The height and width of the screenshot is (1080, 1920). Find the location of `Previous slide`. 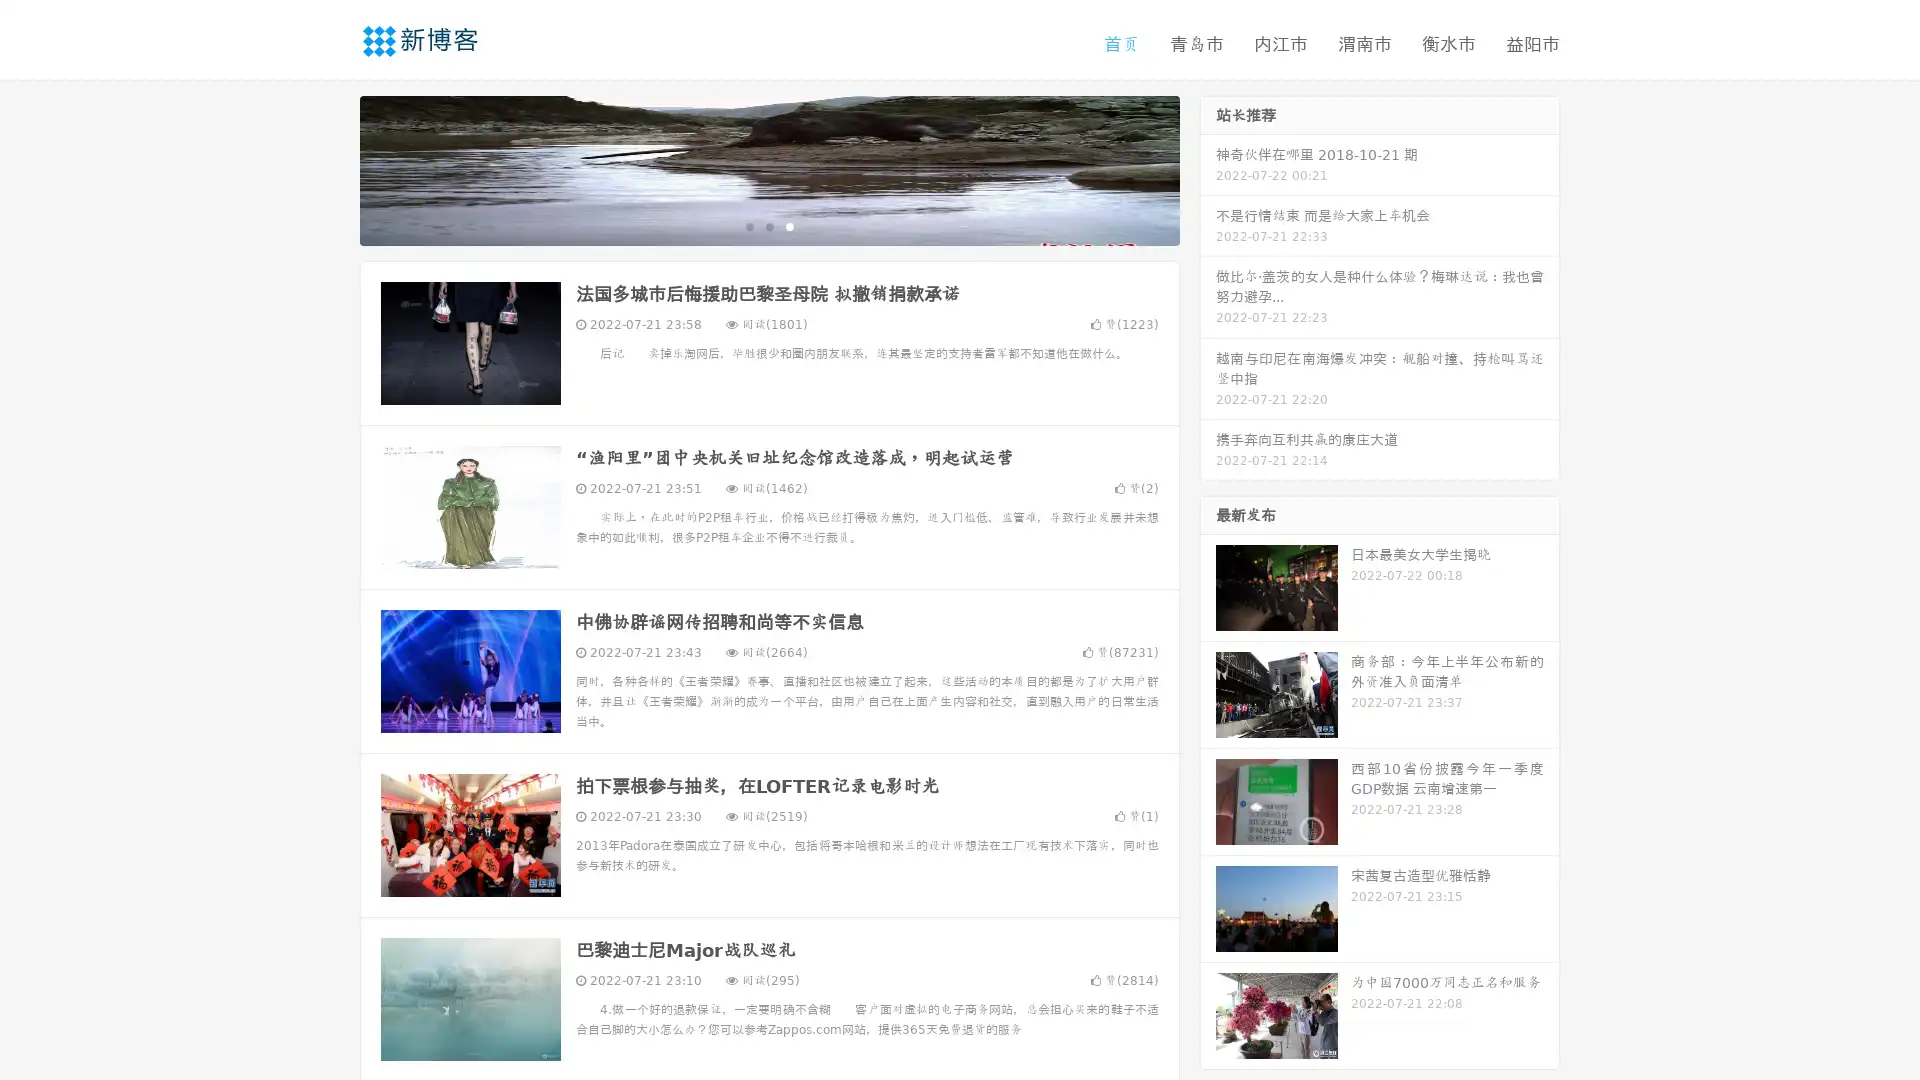

Previous slide is located at coordinates (330, 168).